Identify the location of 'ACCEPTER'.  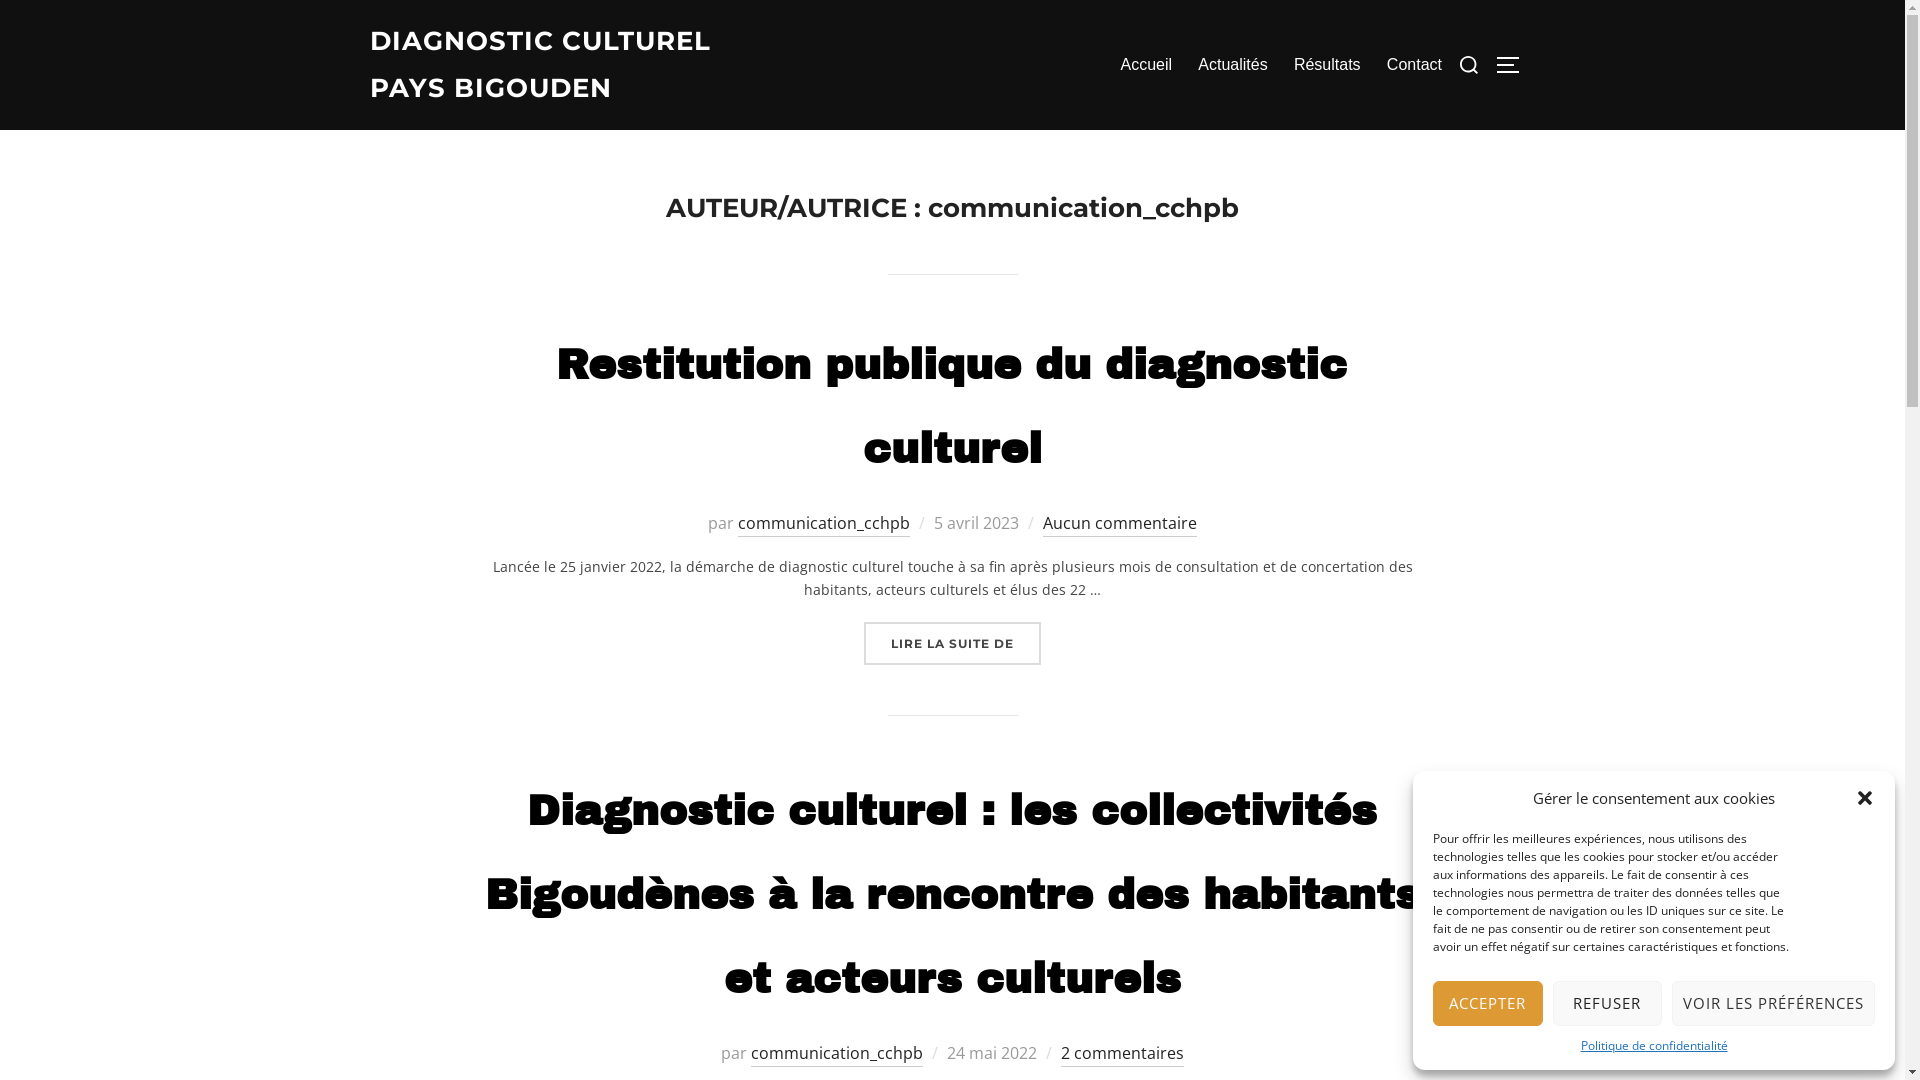
(1488, 1003).